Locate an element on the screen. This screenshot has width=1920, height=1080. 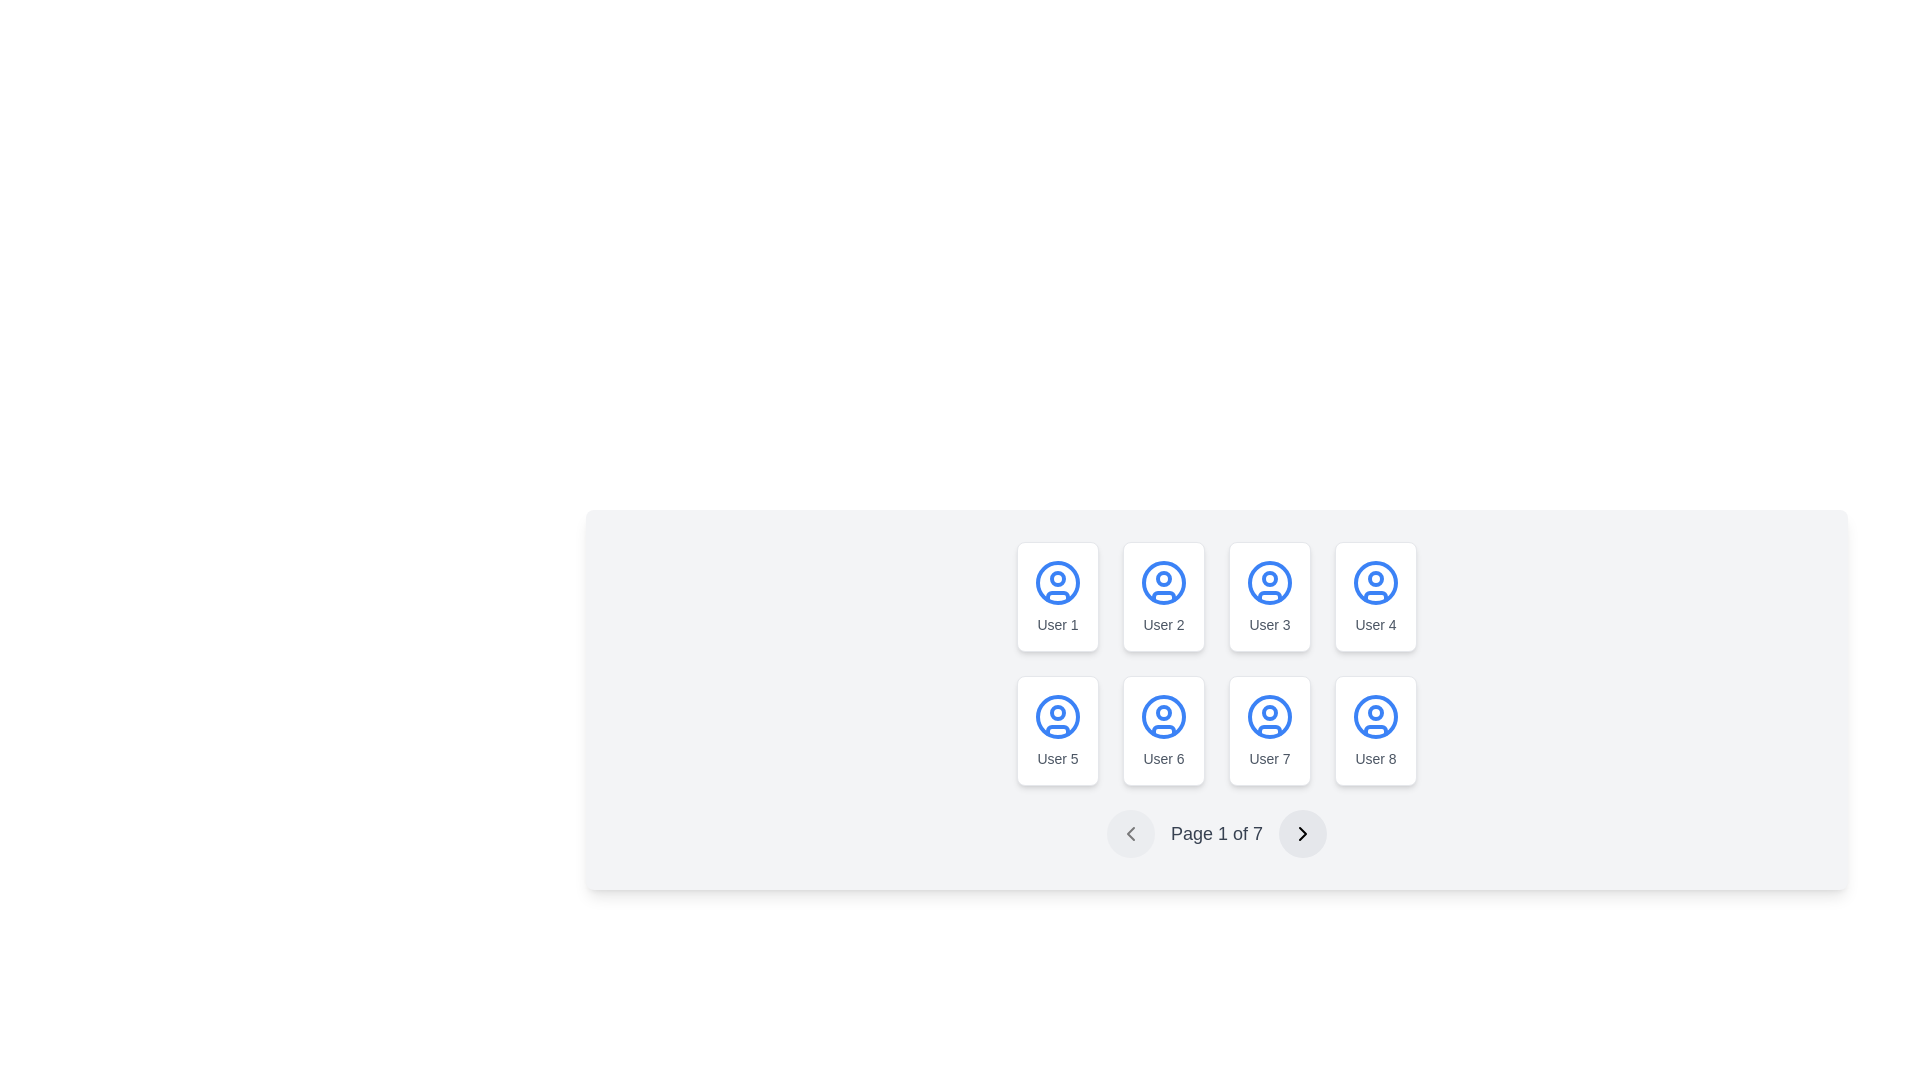
the Chevron-shaped navigation left-arrow icon located in the bottom-right section of the layout is located at coordinates (1130, 833).